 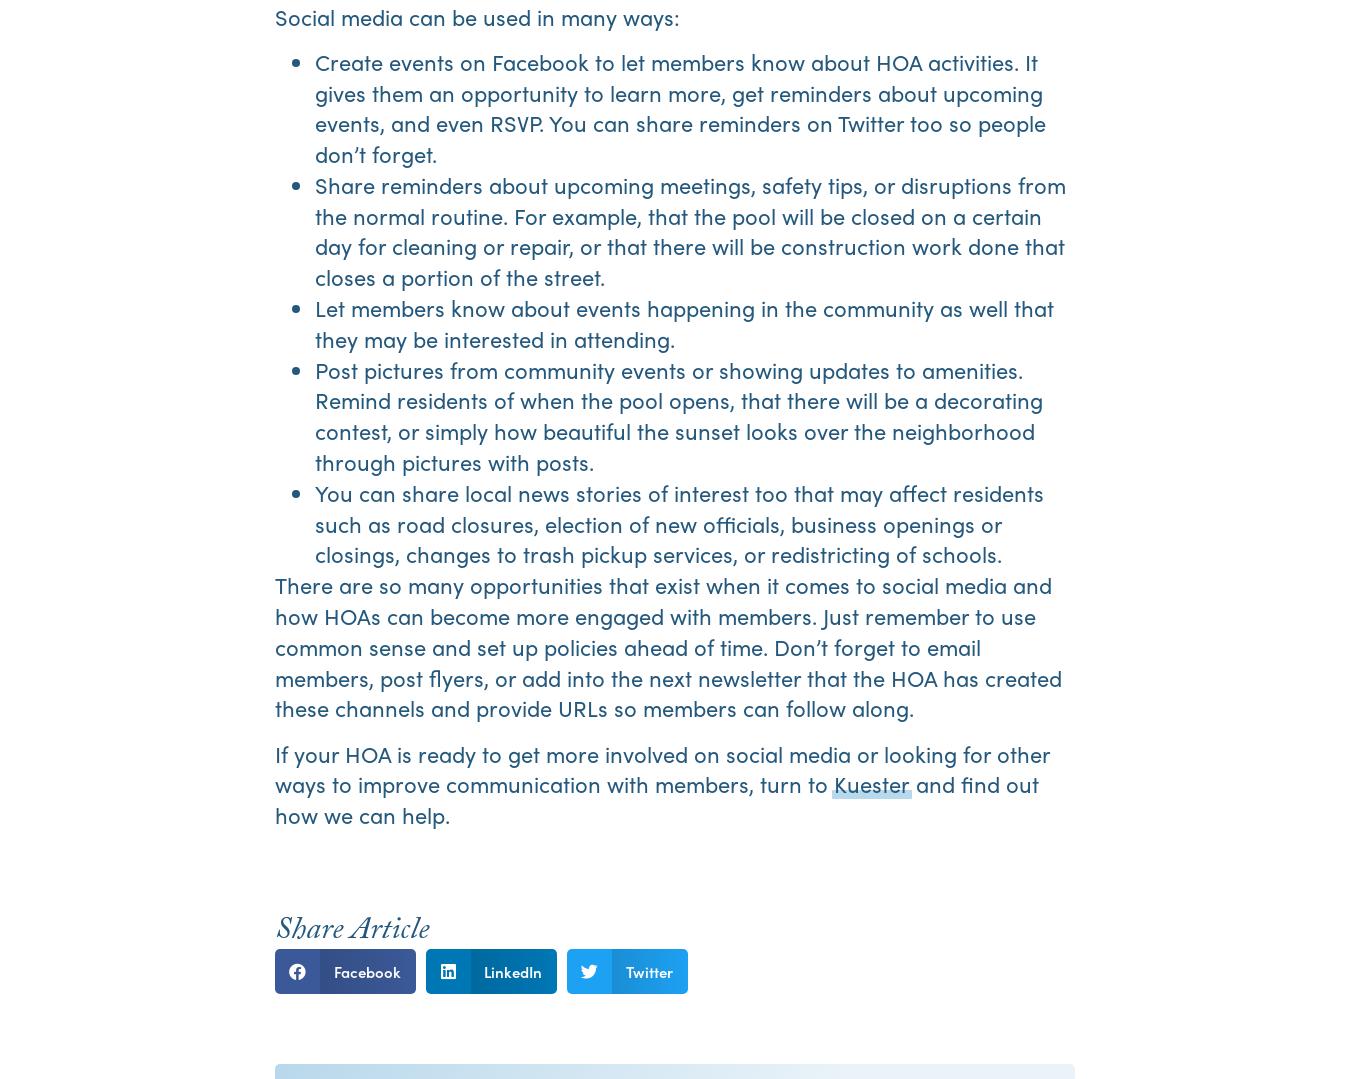 I want to click on 'There are so many opportunities that exist when it comes to social media and how HOAs can become more engaged with members. Just remember to use common sense and set up policies ahead of time. Don’t forget to email members, post flyers, or add into the next newsletter that the HOA has created these channels and provide URLs so members can follow along.', so click(x=273, y=645).